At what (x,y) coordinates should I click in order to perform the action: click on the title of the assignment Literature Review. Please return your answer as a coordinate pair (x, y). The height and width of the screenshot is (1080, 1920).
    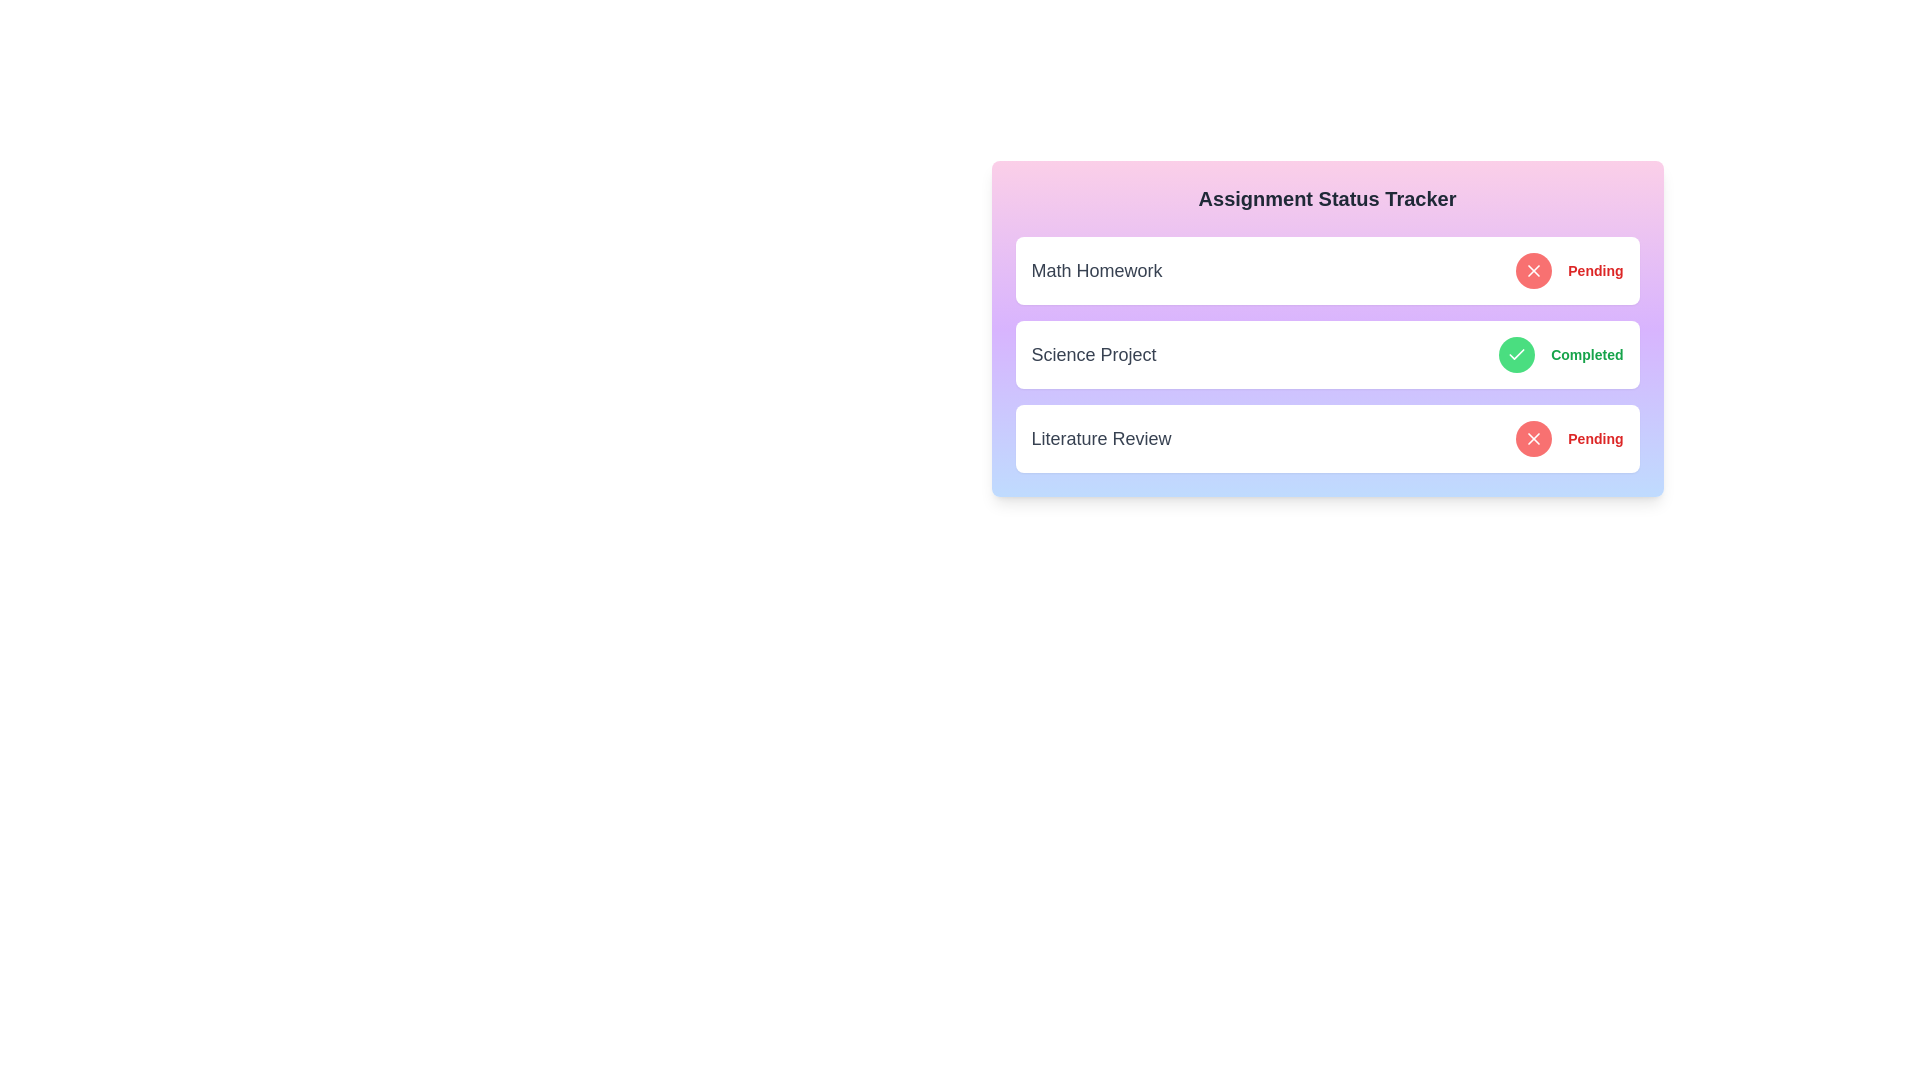
    Looking at the image, I should click on (1100, 438).